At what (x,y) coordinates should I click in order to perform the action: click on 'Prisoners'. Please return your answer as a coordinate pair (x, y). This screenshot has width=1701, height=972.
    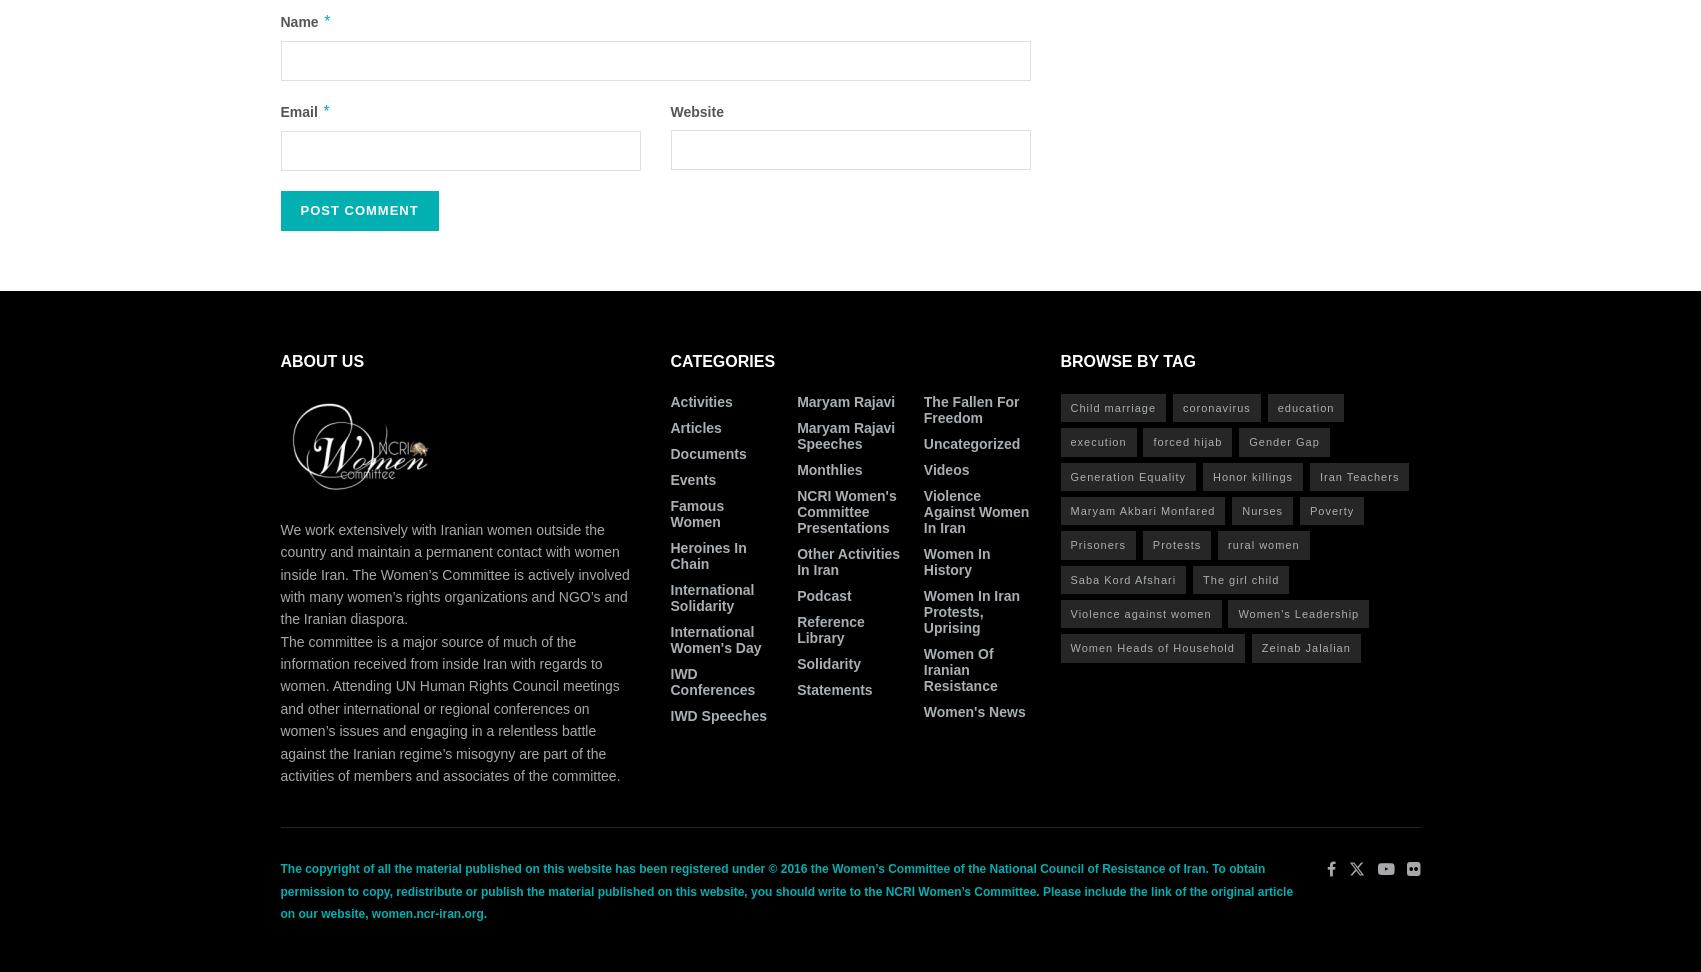
    Looking at the image, I should click on (1069, 545).